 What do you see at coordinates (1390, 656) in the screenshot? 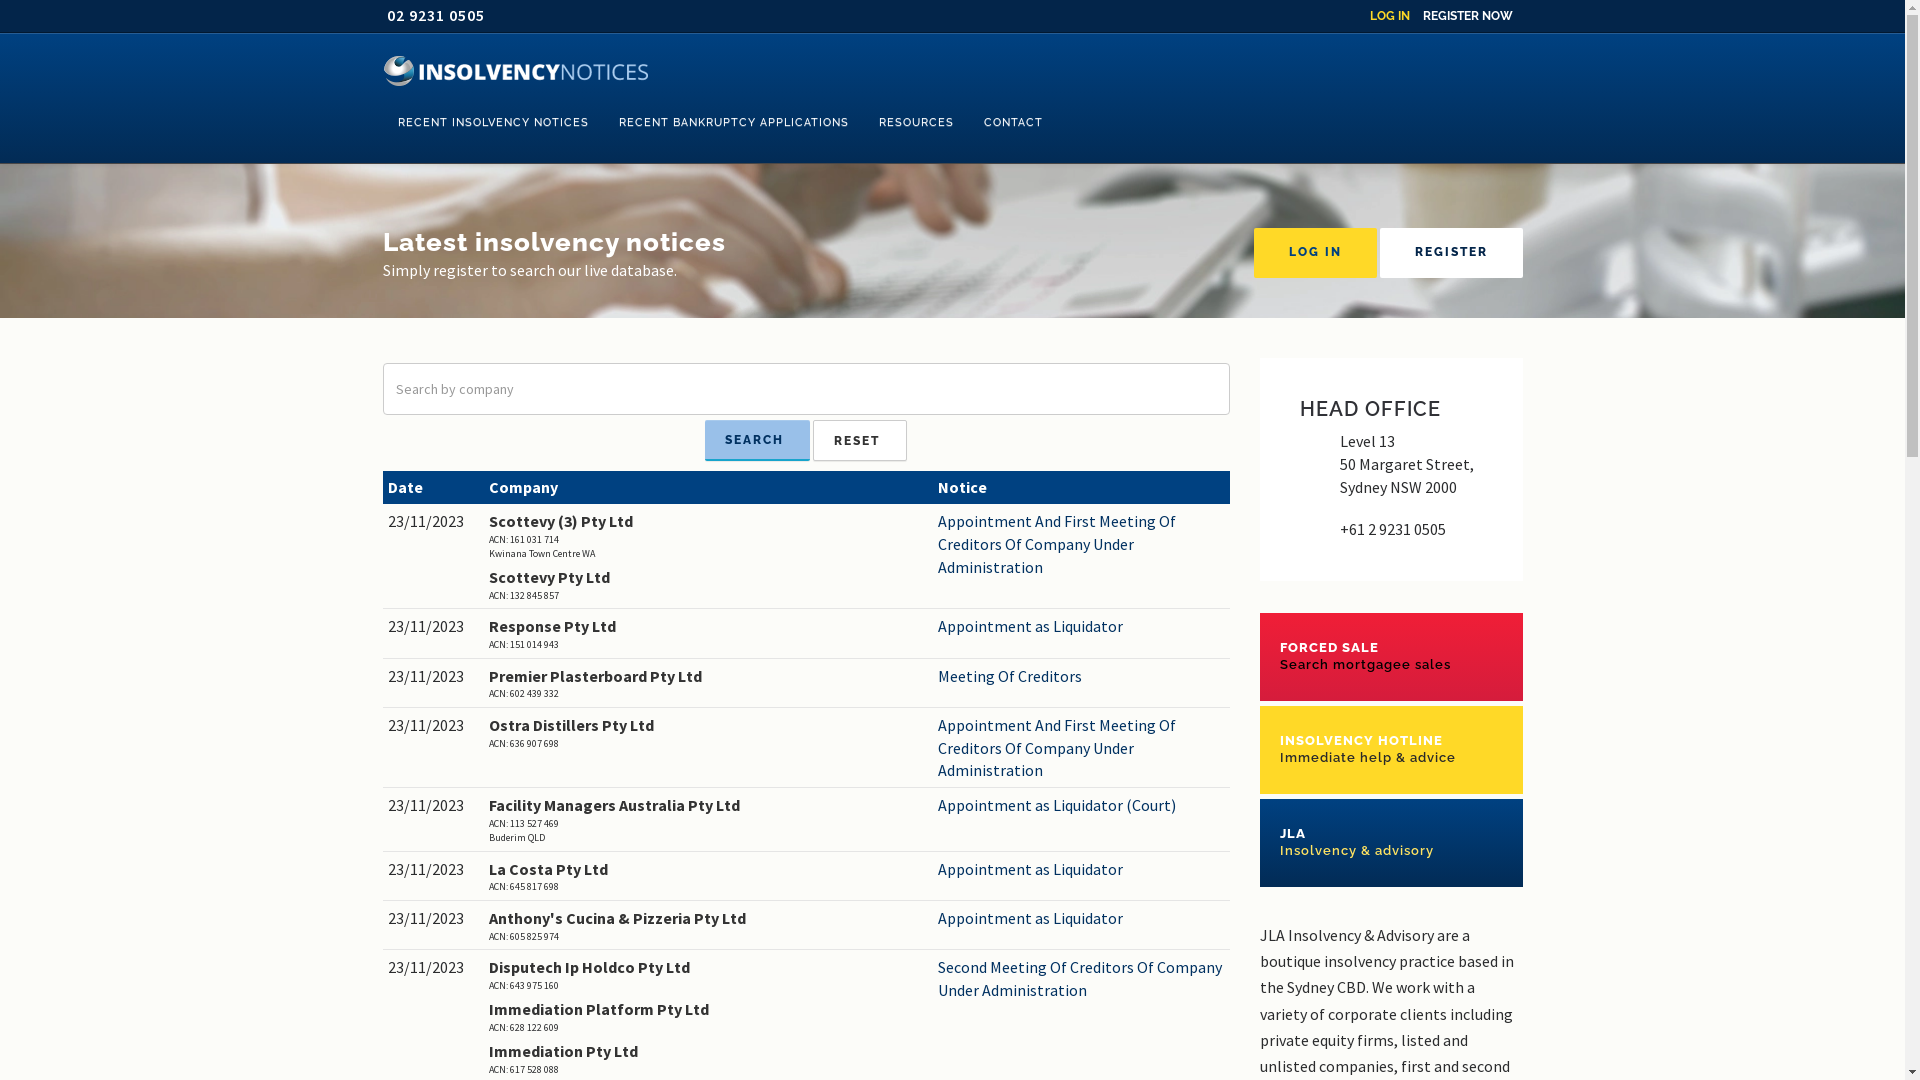
I see `'FORCED SALE` at bounding box center [1390, 656].